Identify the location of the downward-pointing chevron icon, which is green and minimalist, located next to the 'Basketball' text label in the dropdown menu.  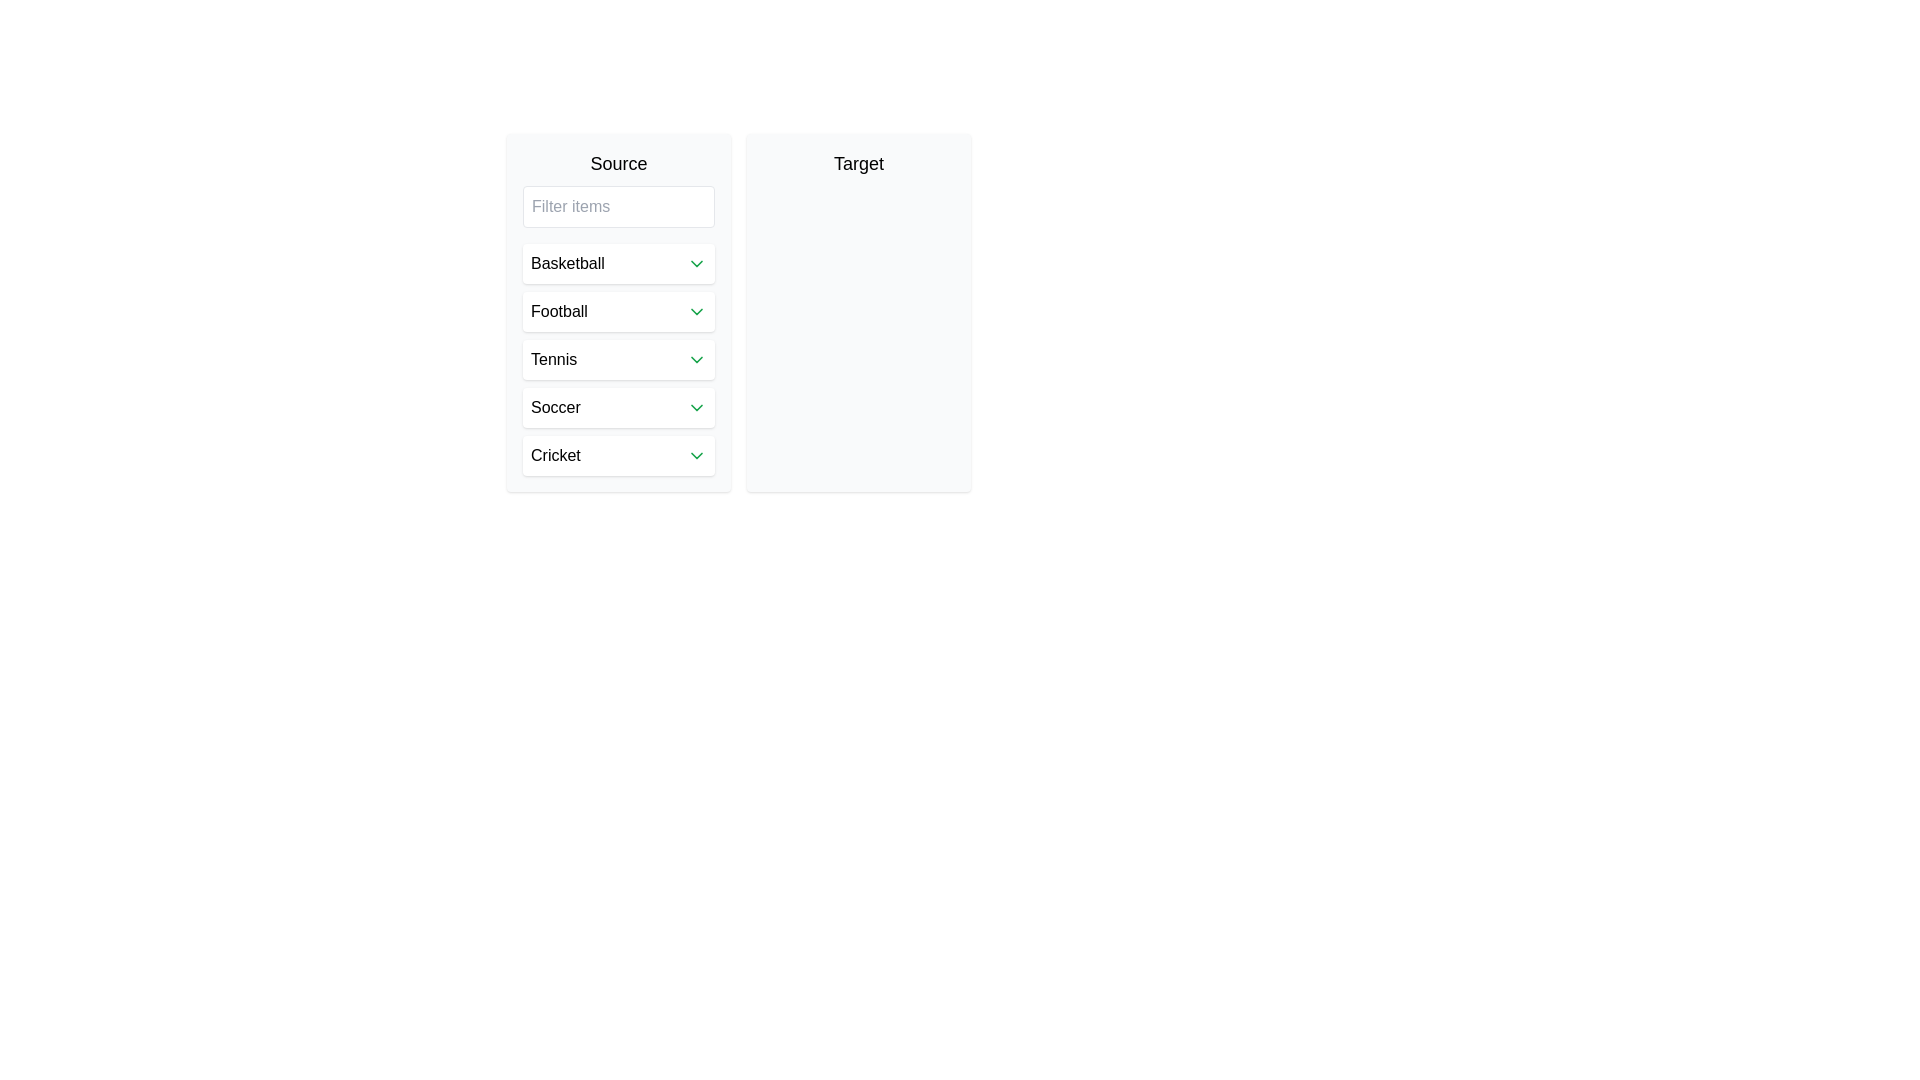
(696, 262).